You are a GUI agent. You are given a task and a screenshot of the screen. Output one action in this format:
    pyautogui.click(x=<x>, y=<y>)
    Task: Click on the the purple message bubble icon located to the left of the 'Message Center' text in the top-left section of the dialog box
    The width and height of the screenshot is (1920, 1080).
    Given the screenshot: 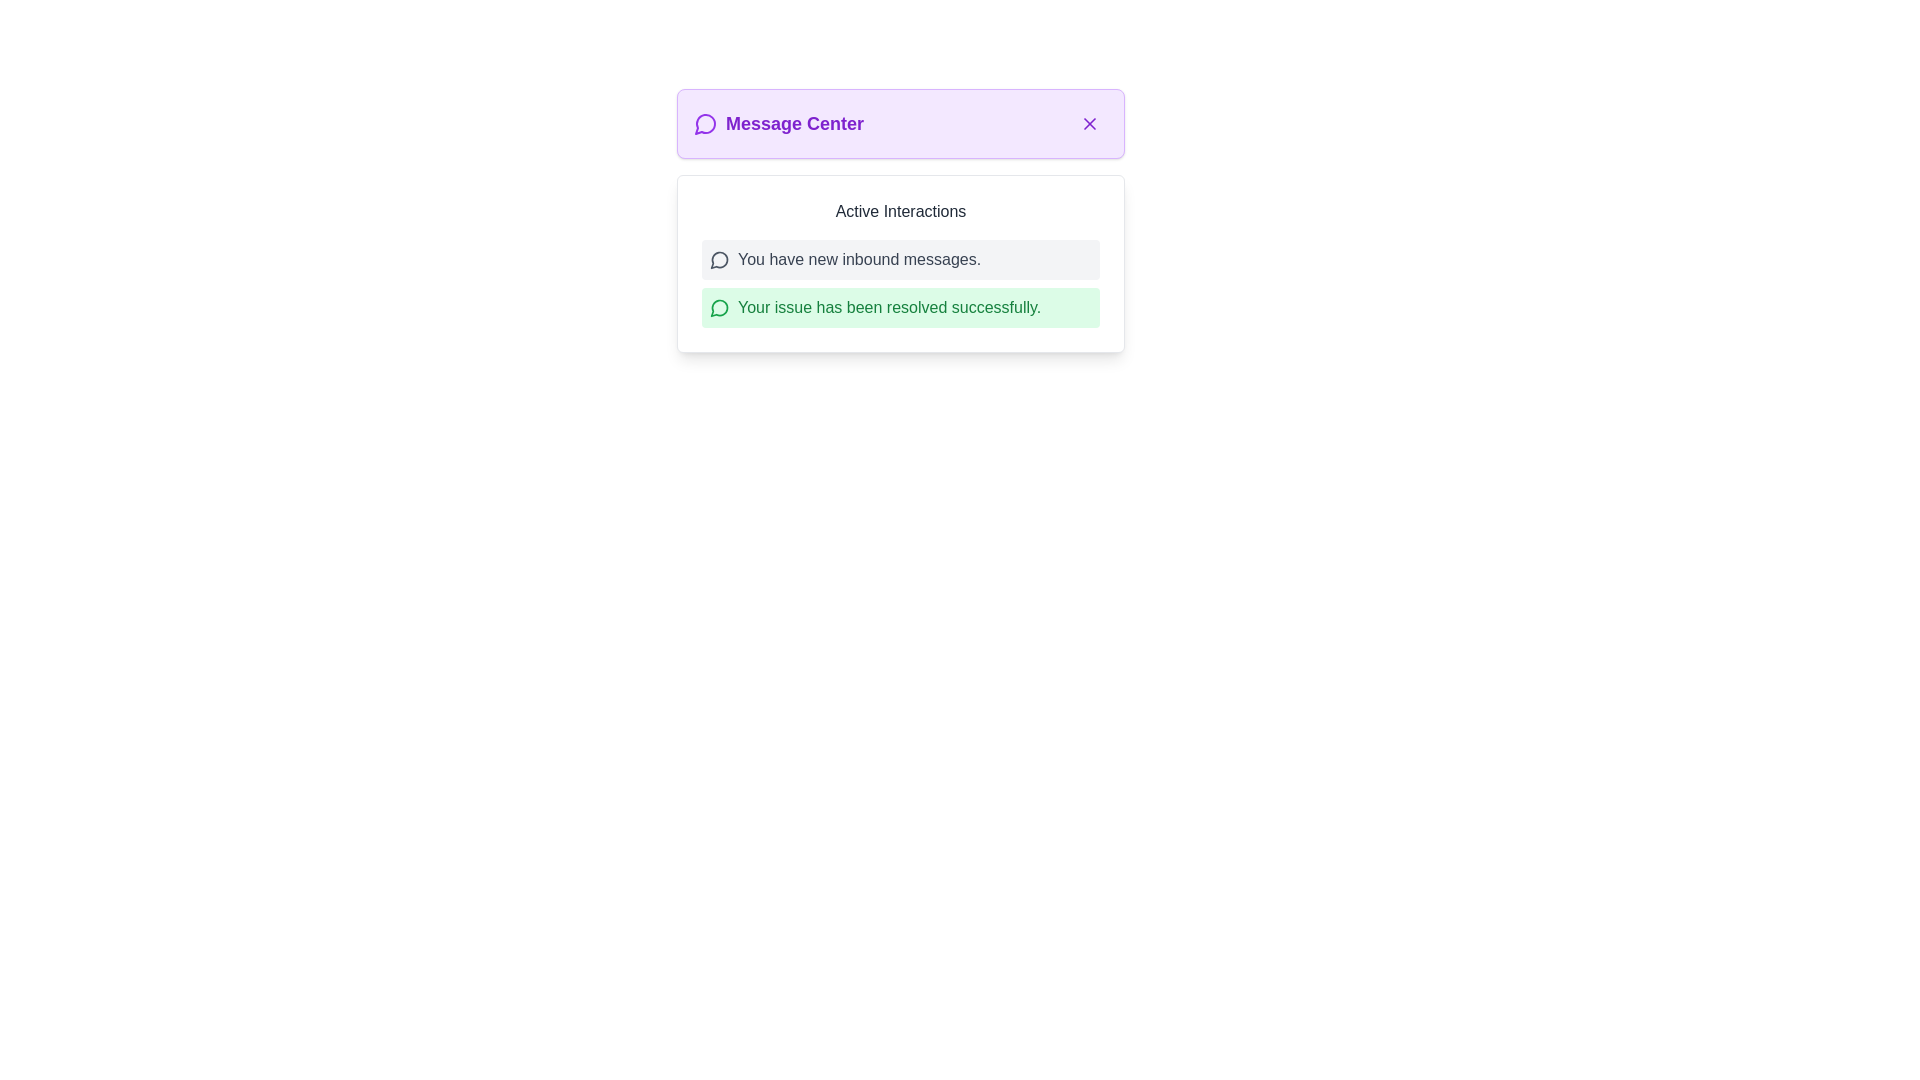 What is the action you would take?
    pyautogui.click(x=705, y=123)
    